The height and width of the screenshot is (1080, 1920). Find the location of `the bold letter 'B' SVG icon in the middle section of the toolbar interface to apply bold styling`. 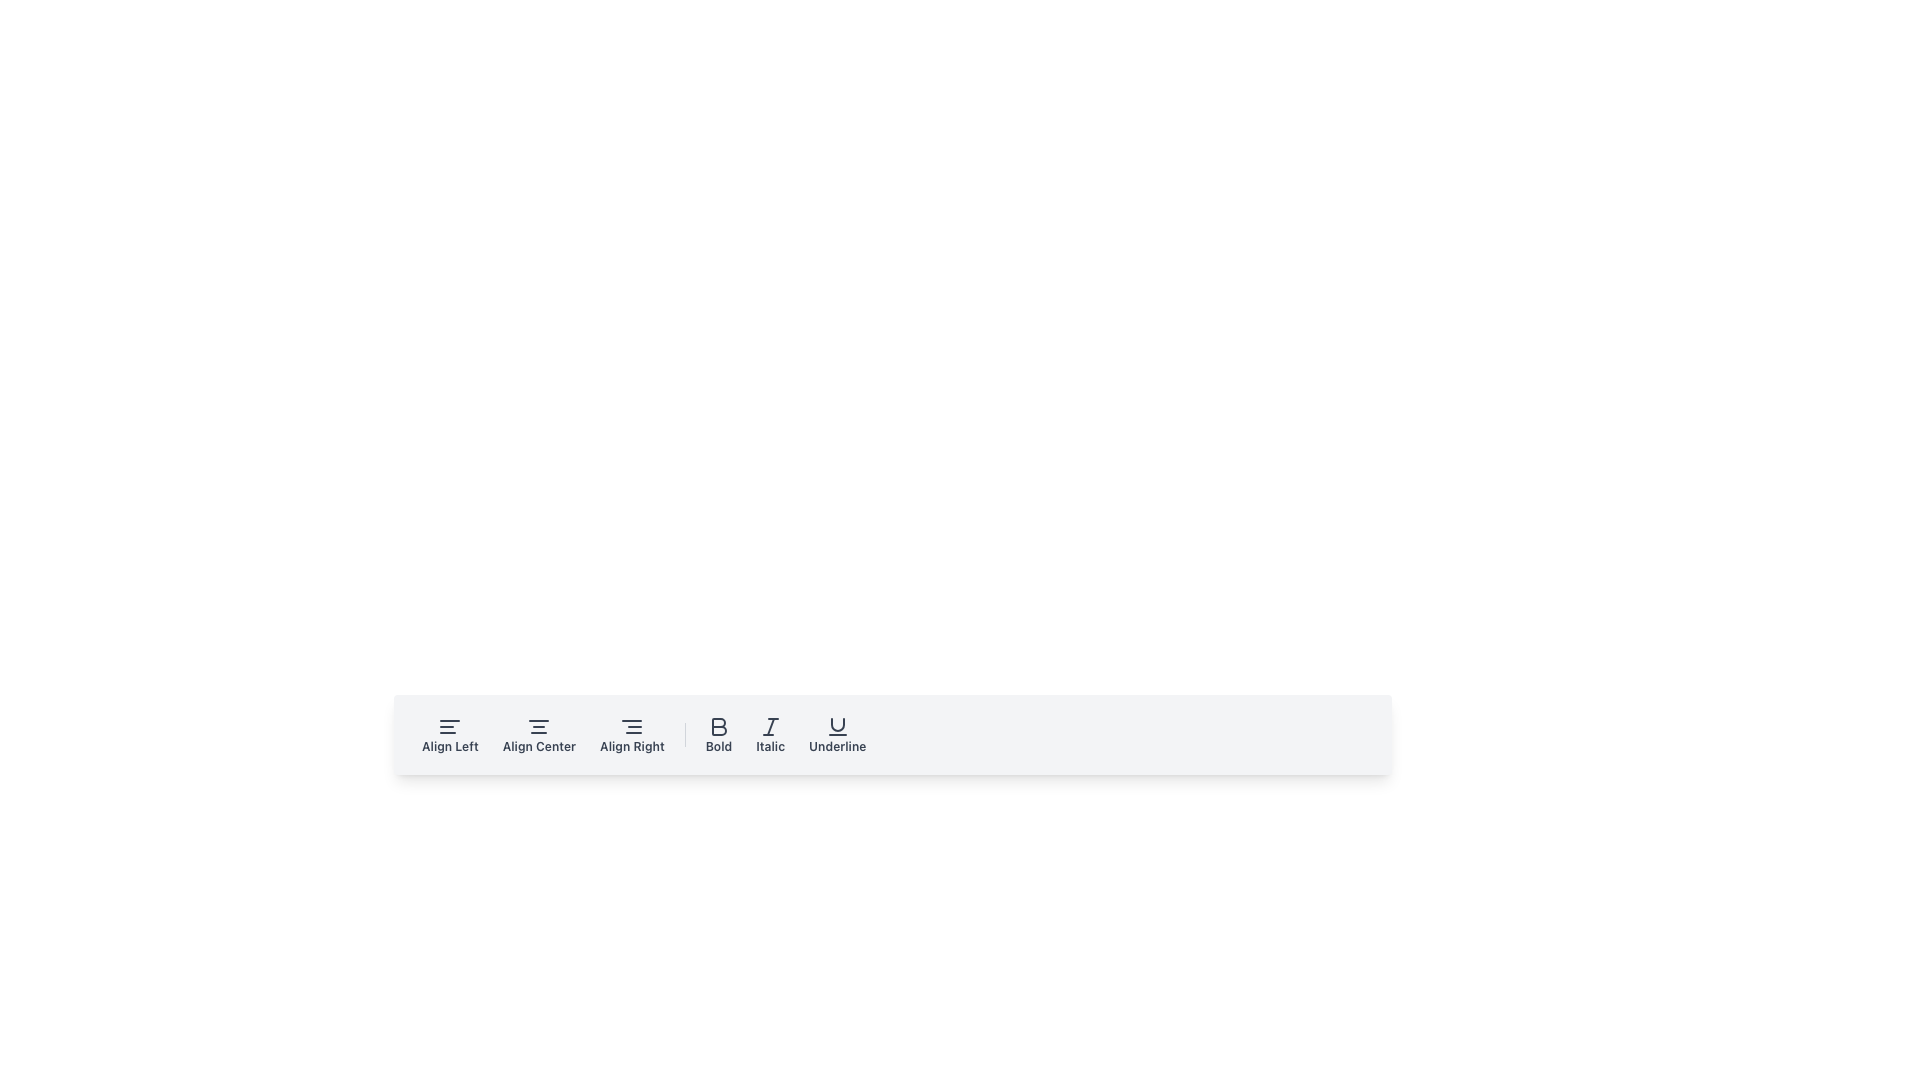

the bold letter 'B' SVG icon in the middle section of the toolbar interface to apply bold styling is located at coordinates (719, 726).